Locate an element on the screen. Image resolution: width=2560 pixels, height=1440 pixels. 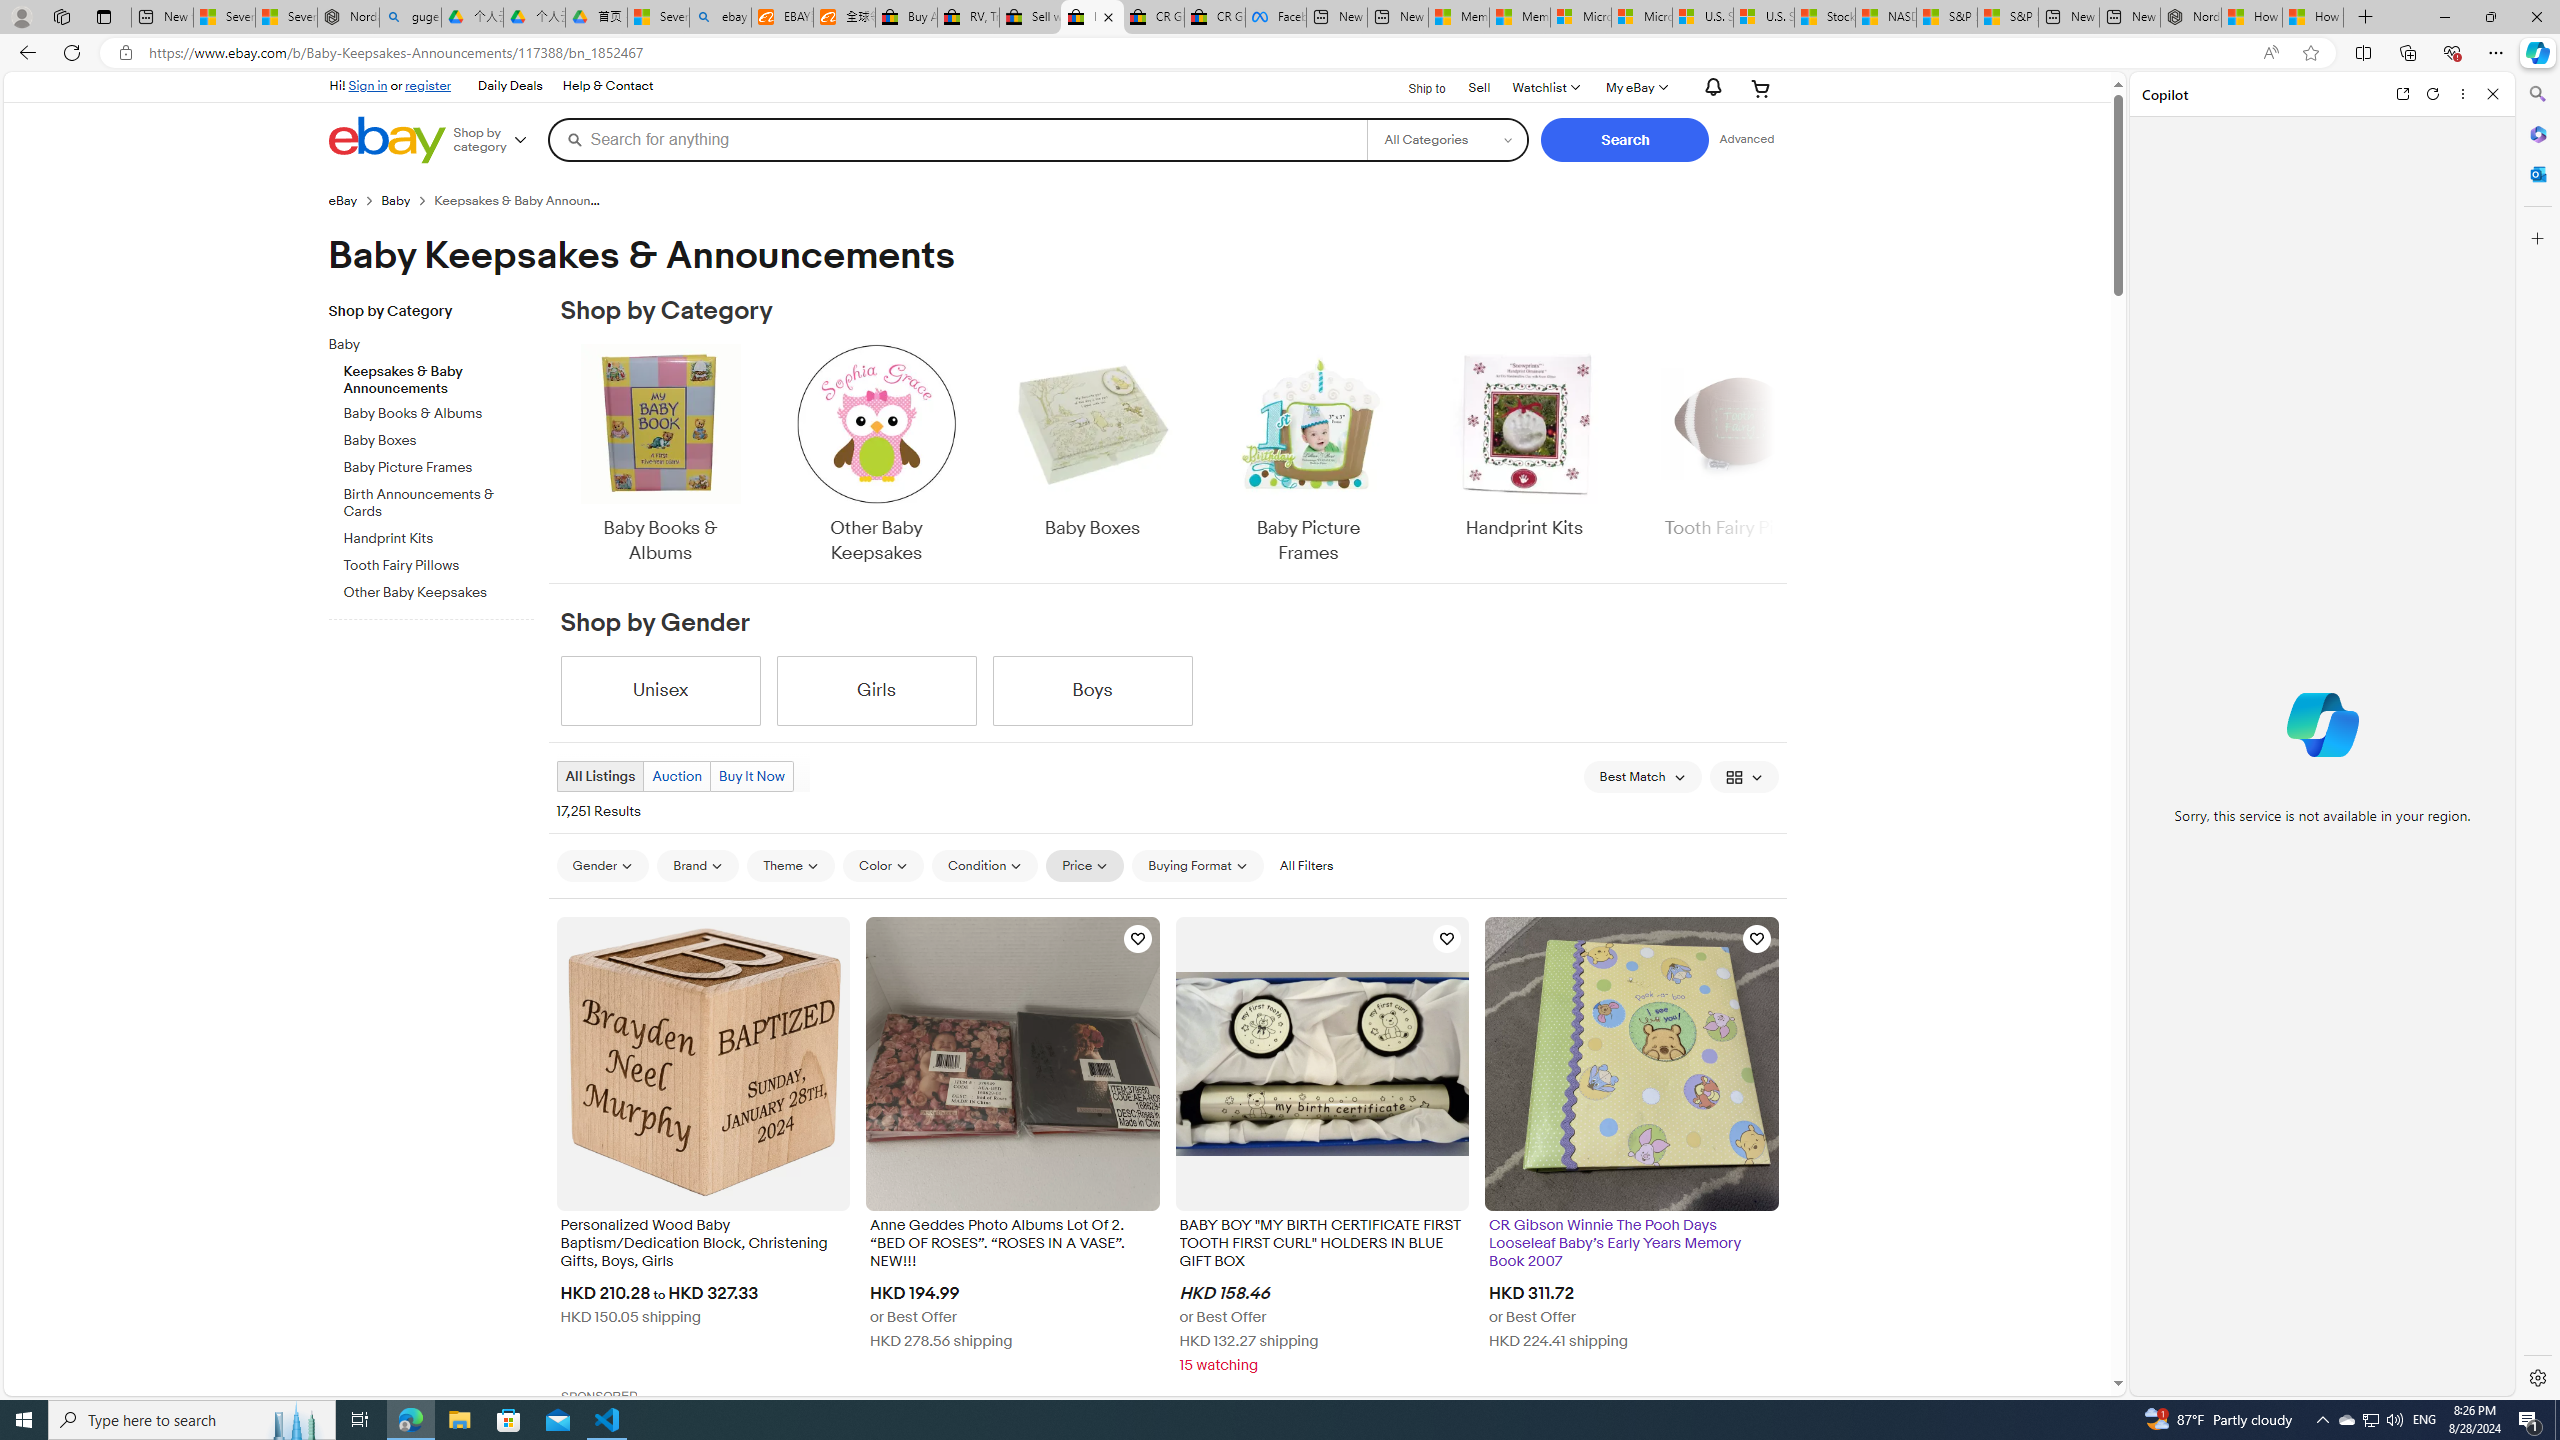
'eBay' is located at coordinates (354, 199).